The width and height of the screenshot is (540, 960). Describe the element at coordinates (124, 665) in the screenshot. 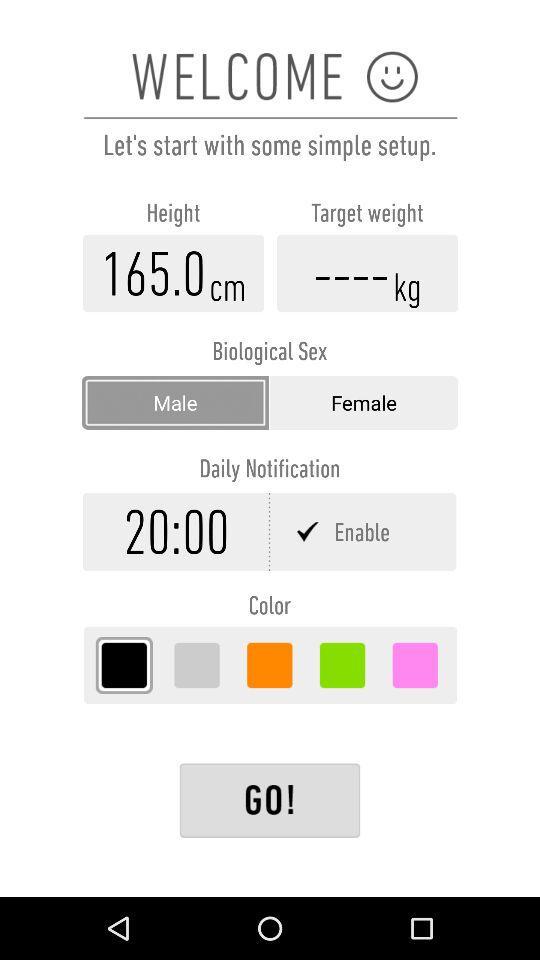

I see `sets color to black` at that location.